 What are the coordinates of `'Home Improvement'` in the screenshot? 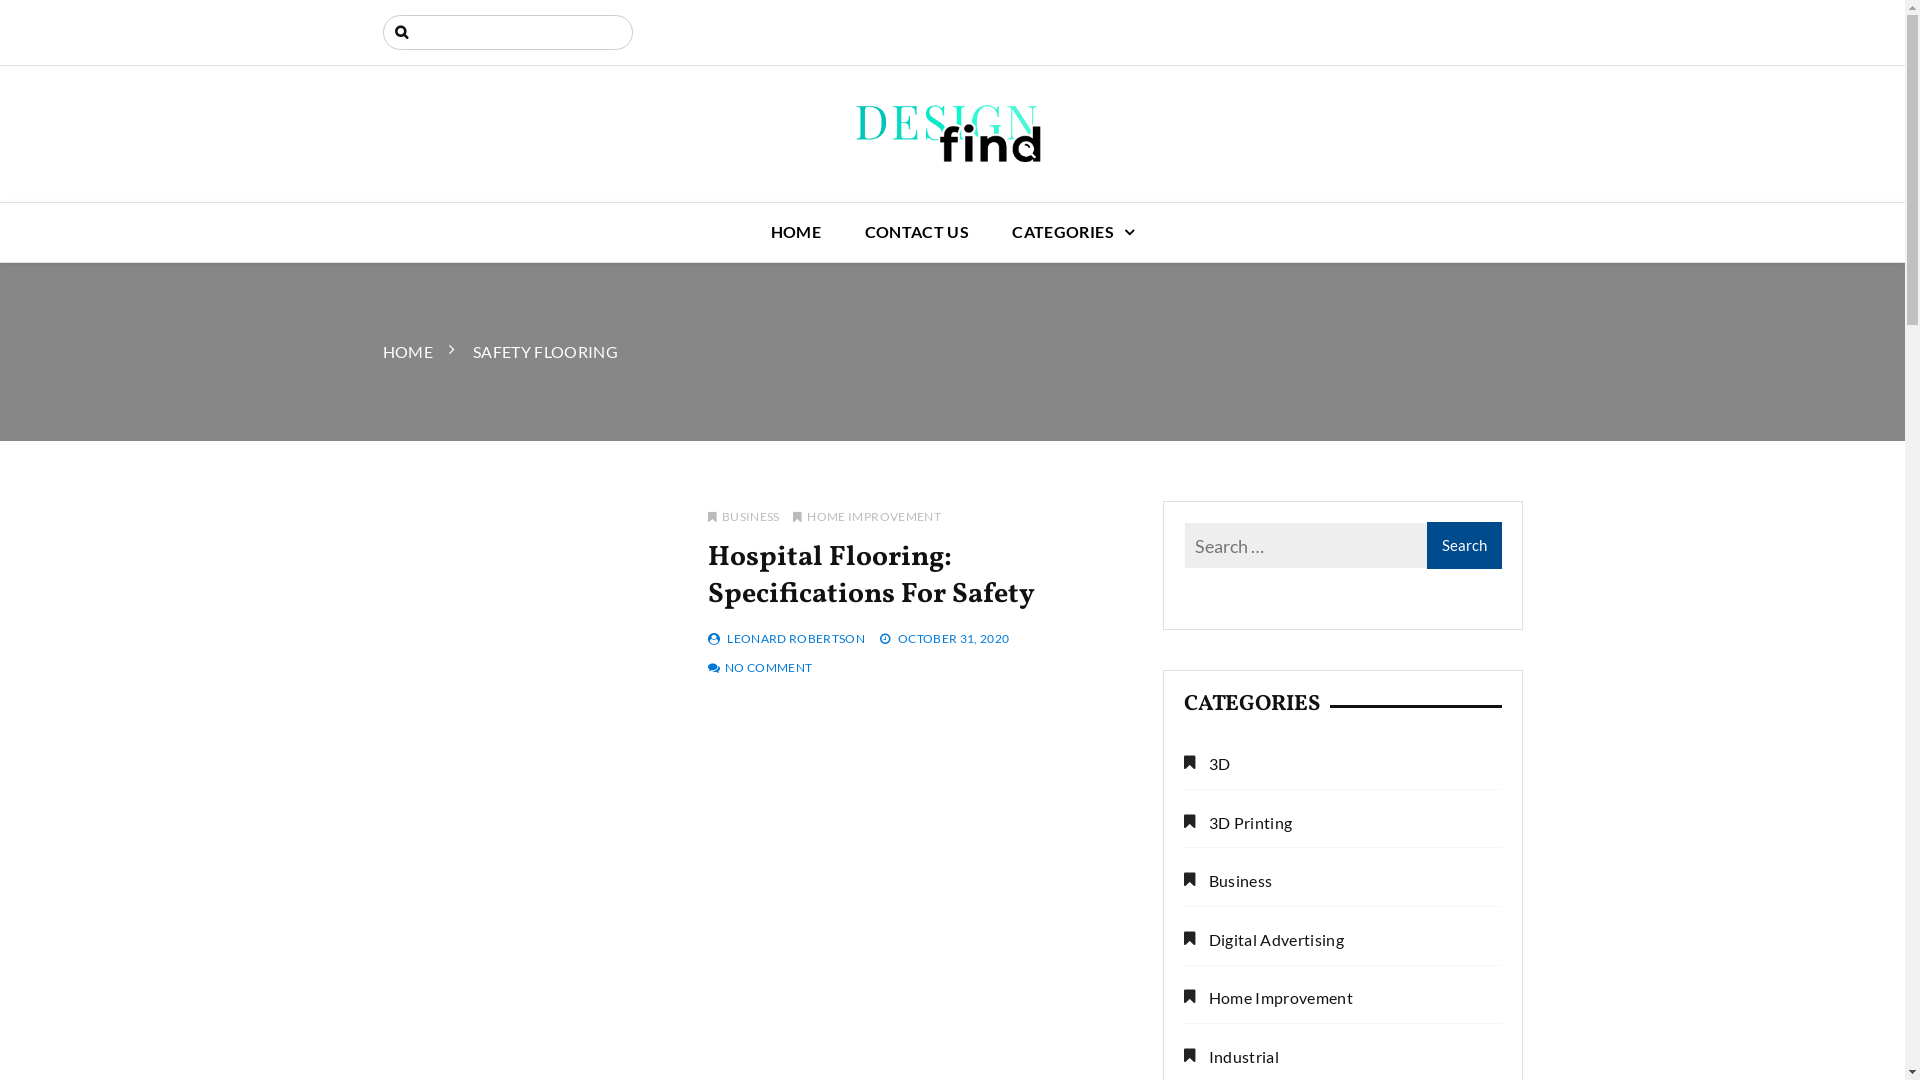 It's located at (1267, 998).